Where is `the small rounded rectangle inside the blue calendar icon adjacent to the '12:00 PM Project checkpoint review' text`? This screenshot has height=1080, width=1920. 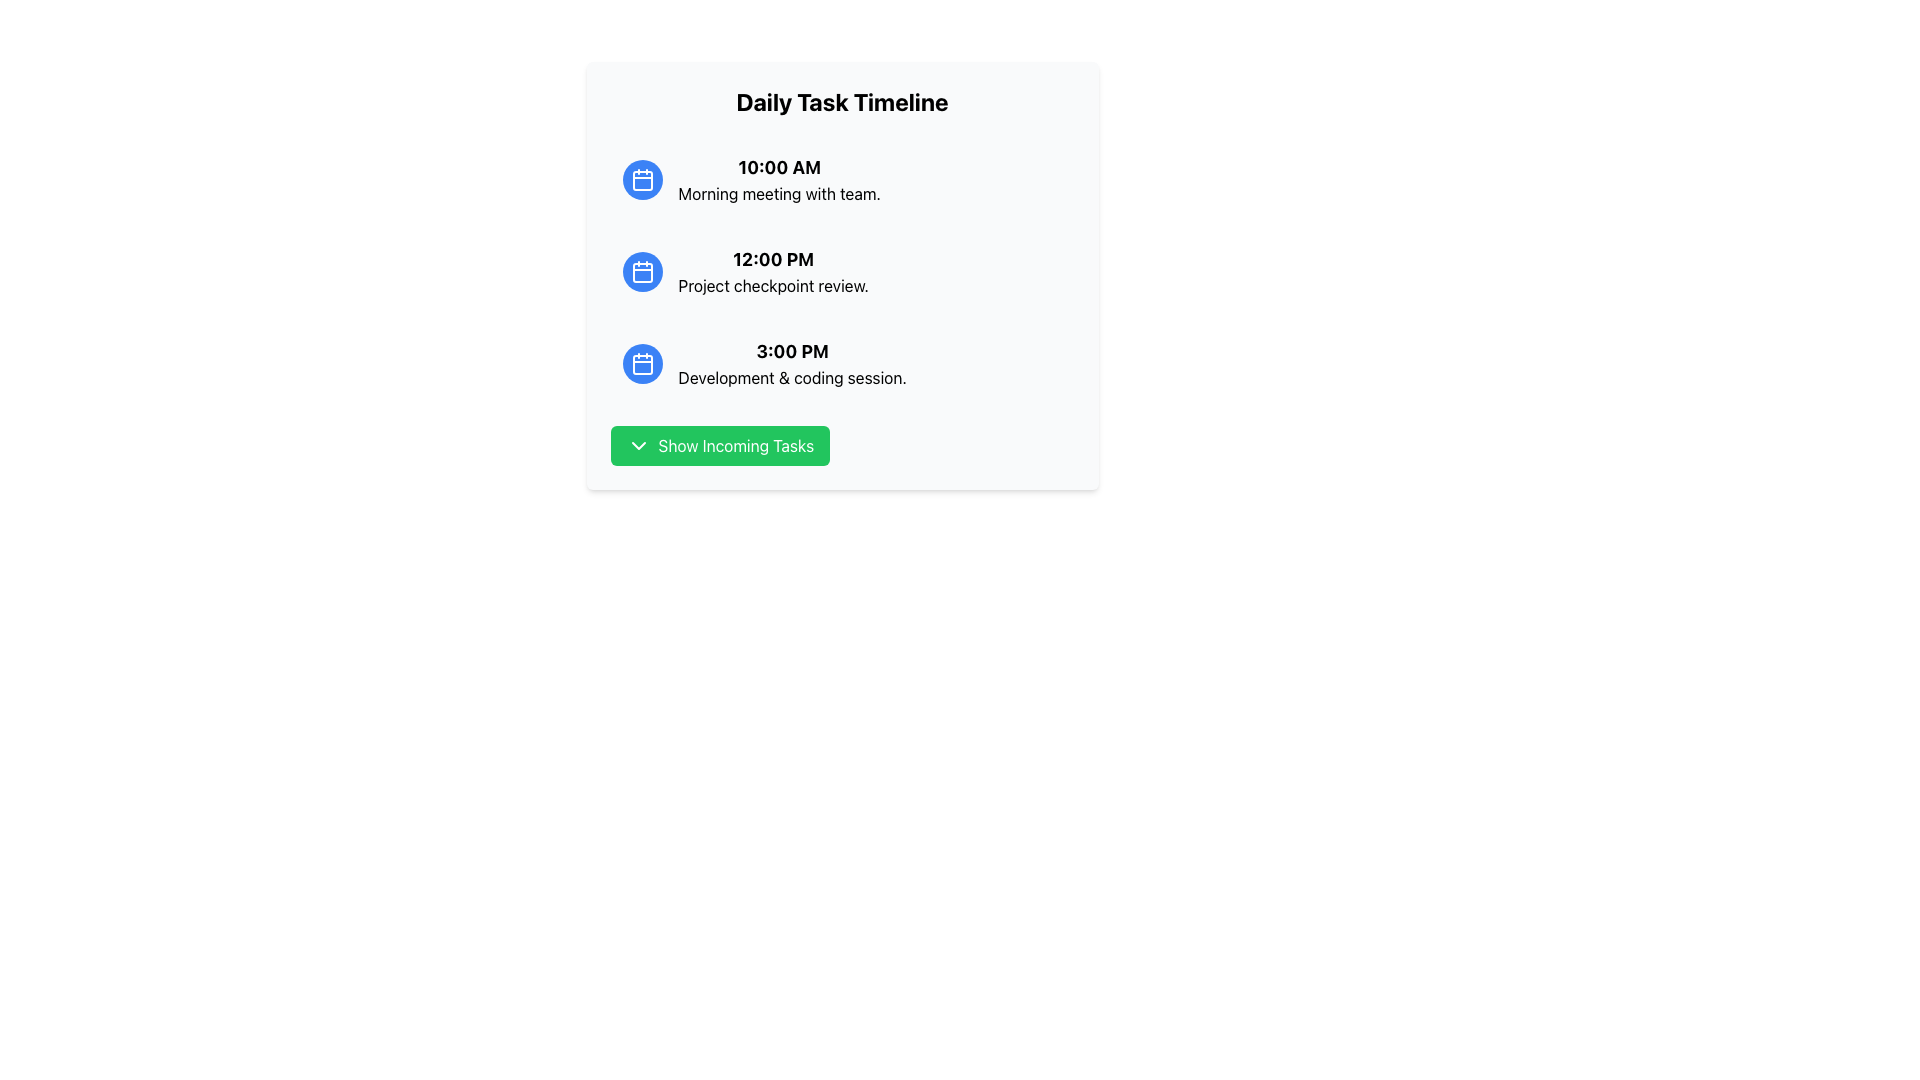
the small rounded rectangle inside the blue calendar icon adjacent to the '12:00 PM Project checkpoint review' text is located at coordinates (642, 273).